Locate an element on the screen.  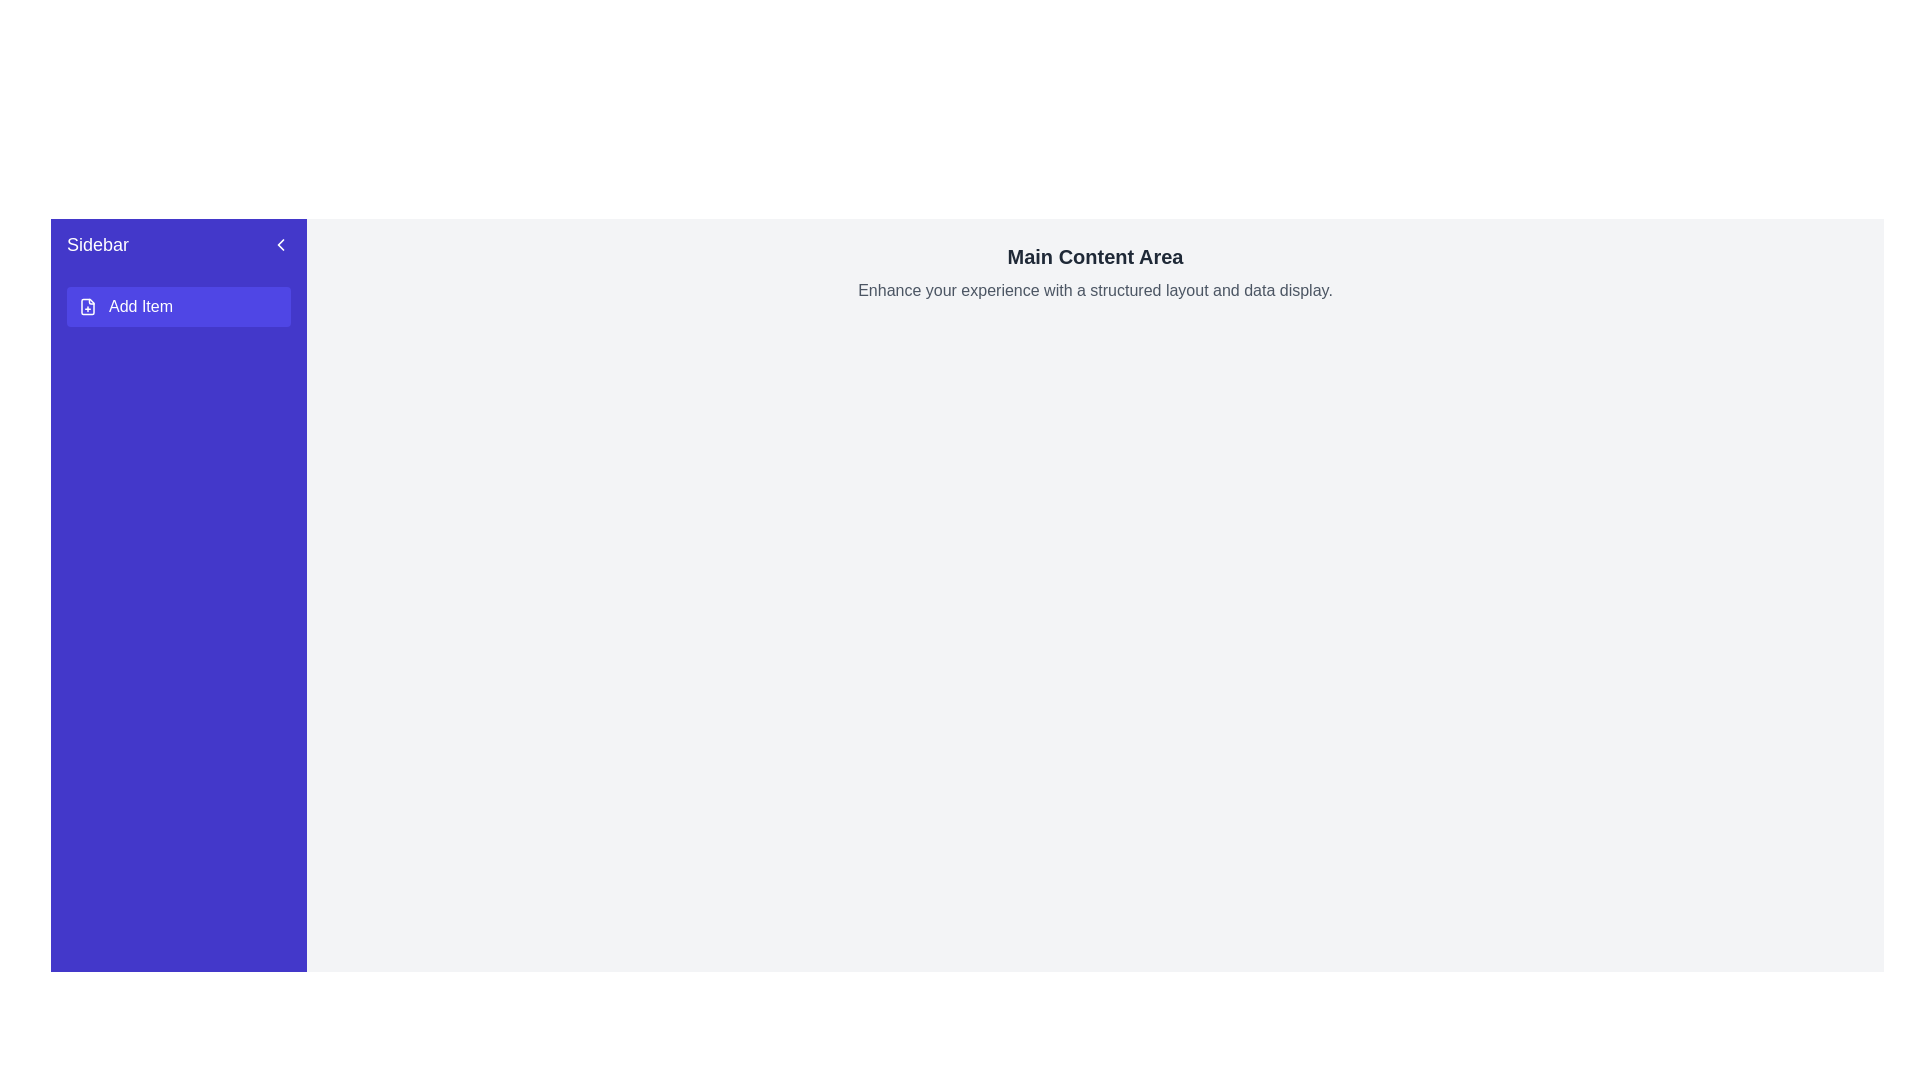
the text label that reads 'Enhance your experience with a structured layout and data display.' located underneath the title 'Main Content Area.' is located at coordinates (1094, 290).